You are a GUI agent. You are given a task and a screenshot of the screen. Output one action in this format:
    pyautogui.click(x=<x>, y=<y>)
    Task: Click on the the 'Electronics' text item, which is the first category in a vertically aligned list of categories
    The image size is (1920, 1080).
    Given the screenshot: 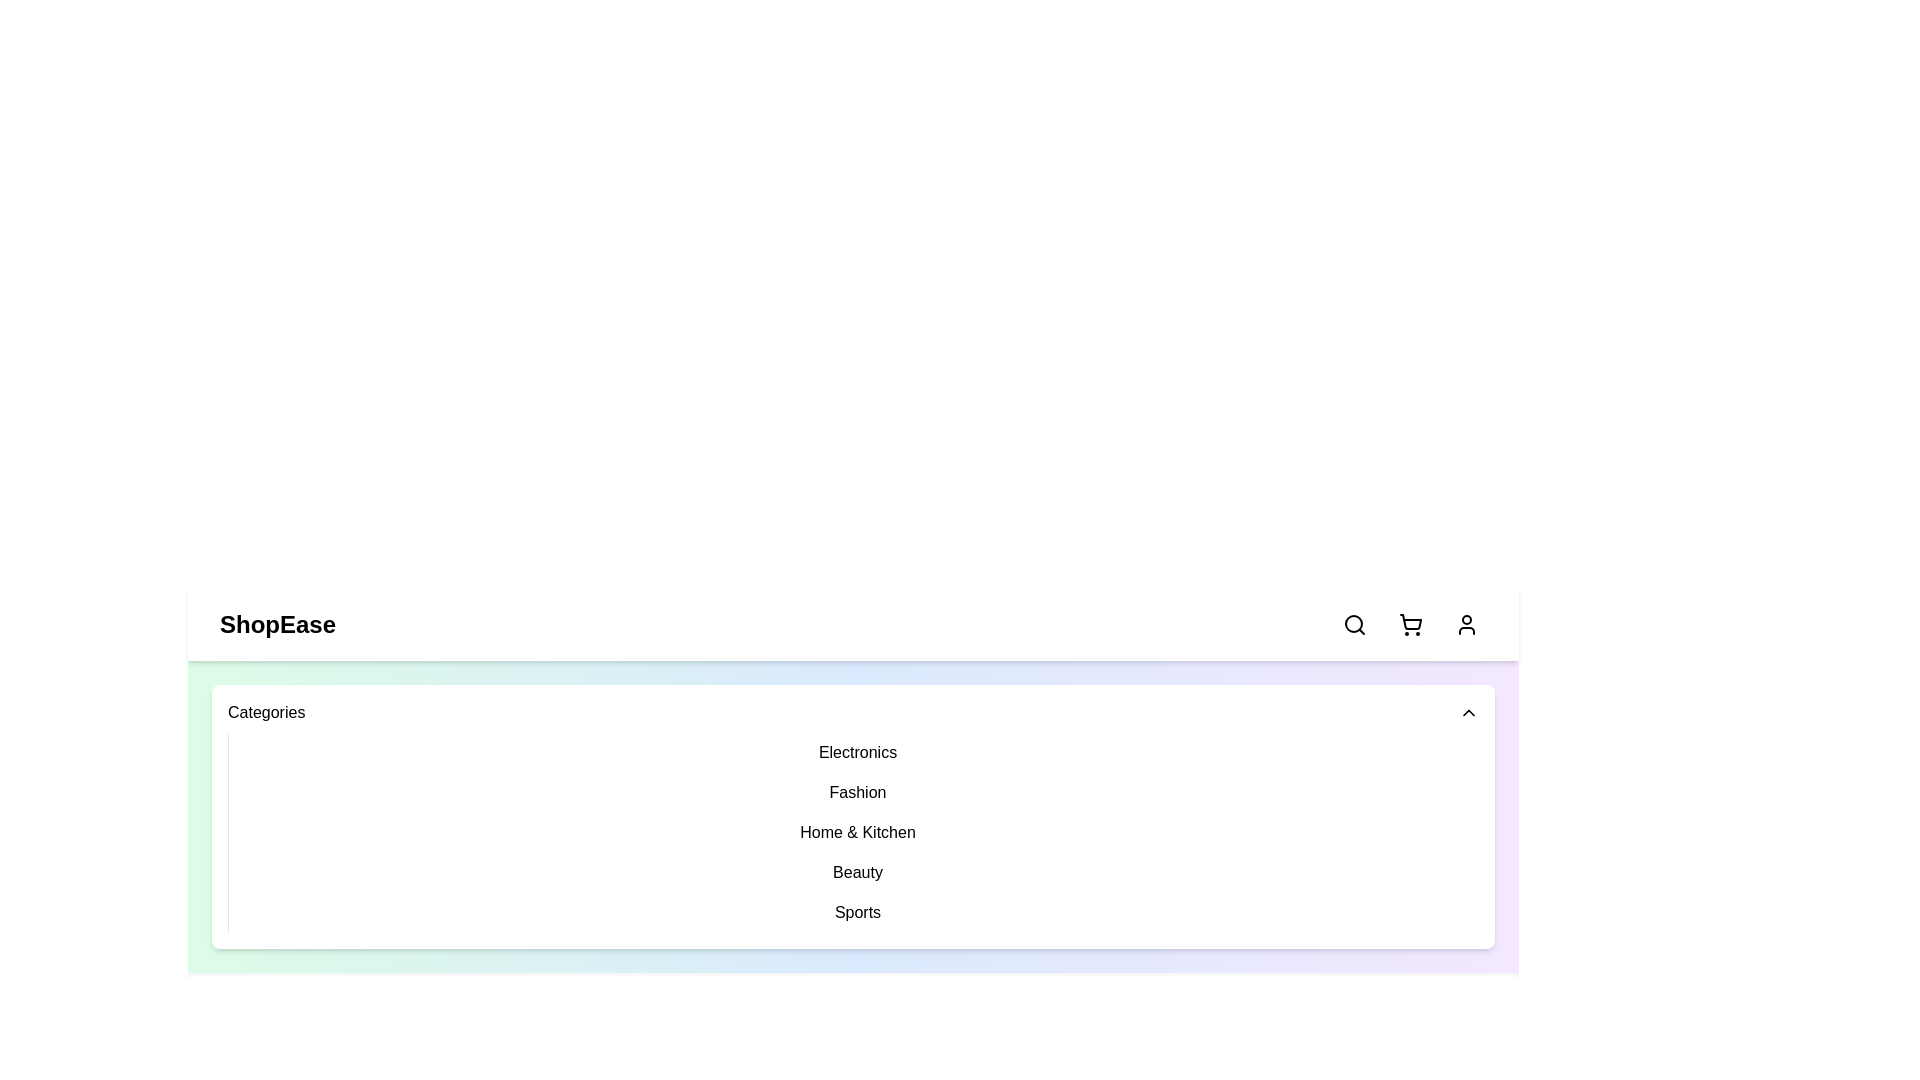 What is the action you would take?
    pyautogui.click(x=858, y=752)
    